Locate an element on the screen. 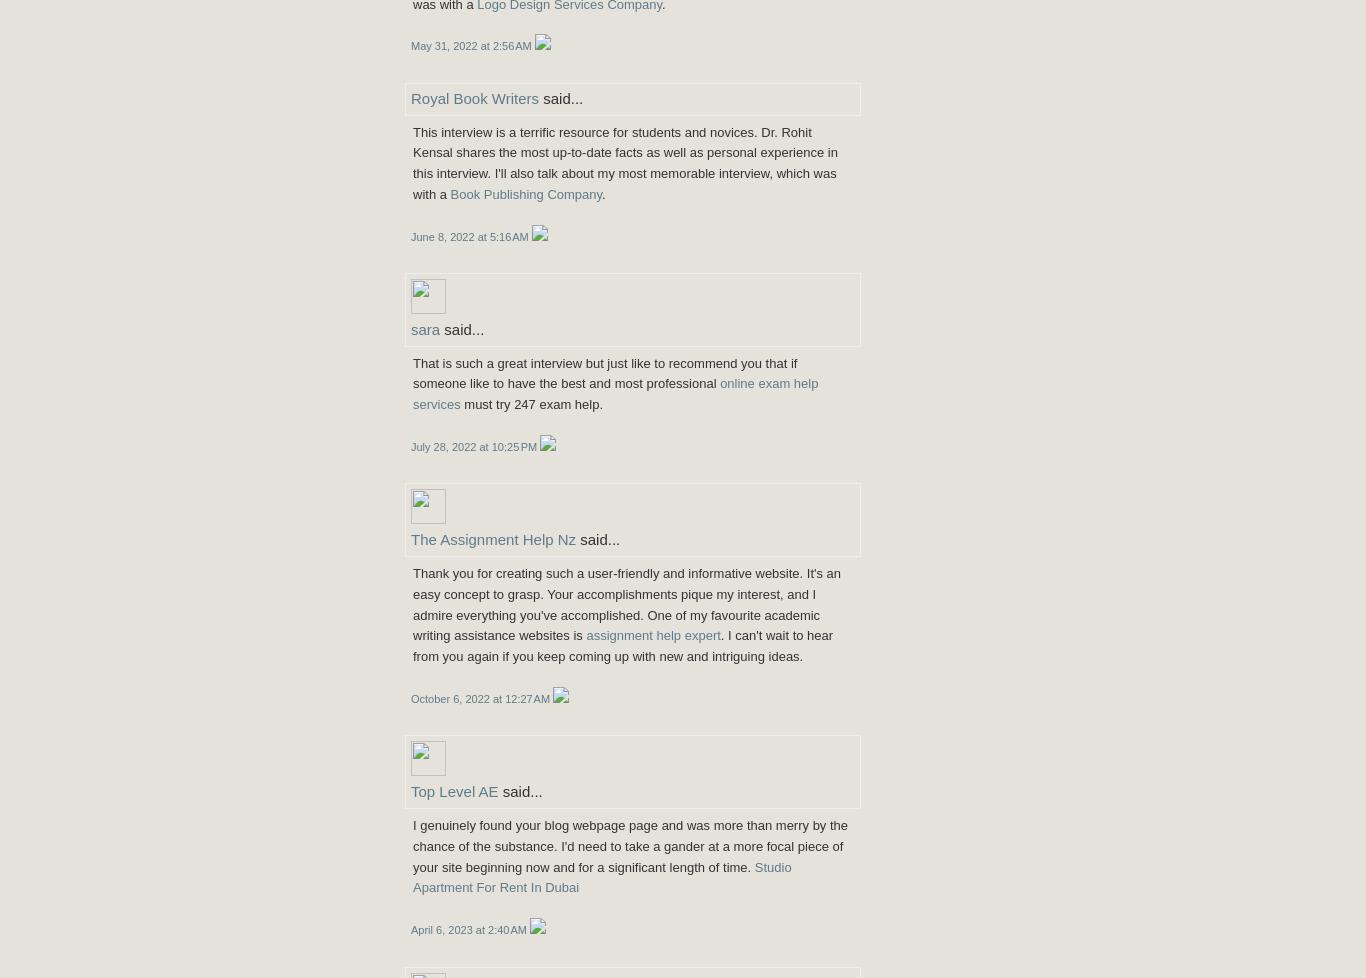 The image size is (1366, 978). 'June 8, 2022 at 5:16 AM' is located at coordinates (470, 235).